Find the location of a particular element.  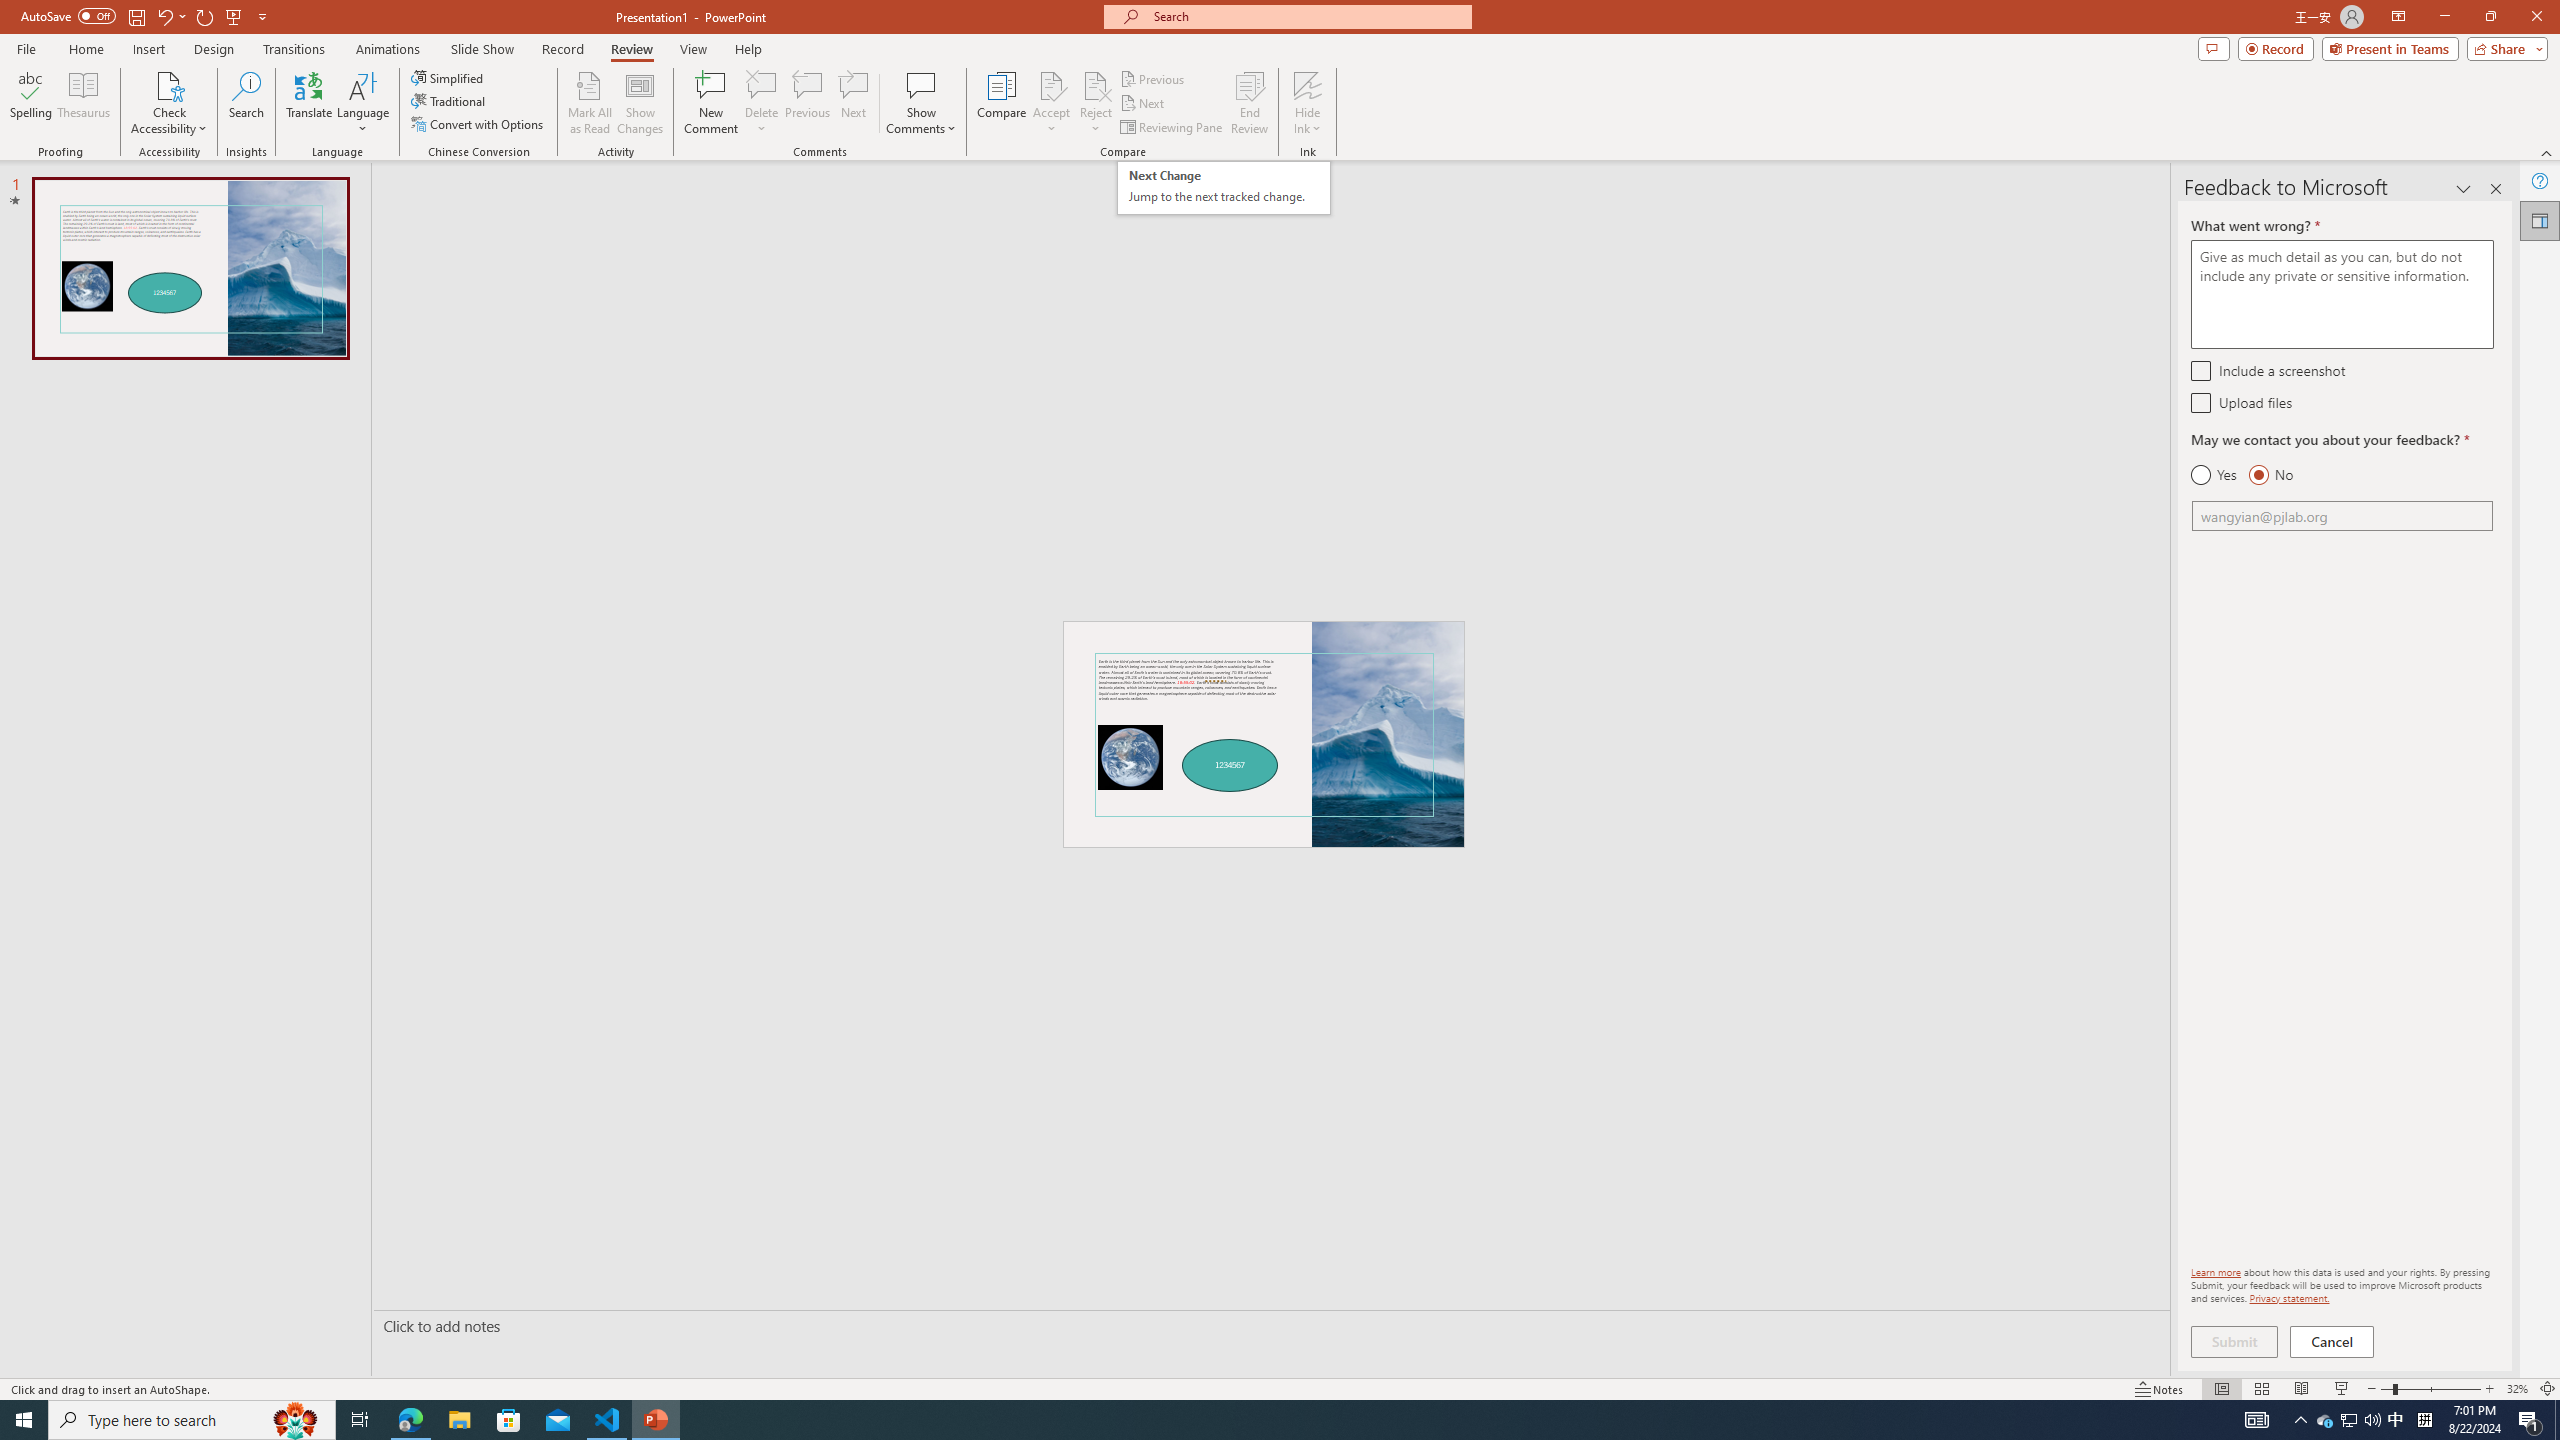

'Check Accessibility' is located at coordinates (167, 84).